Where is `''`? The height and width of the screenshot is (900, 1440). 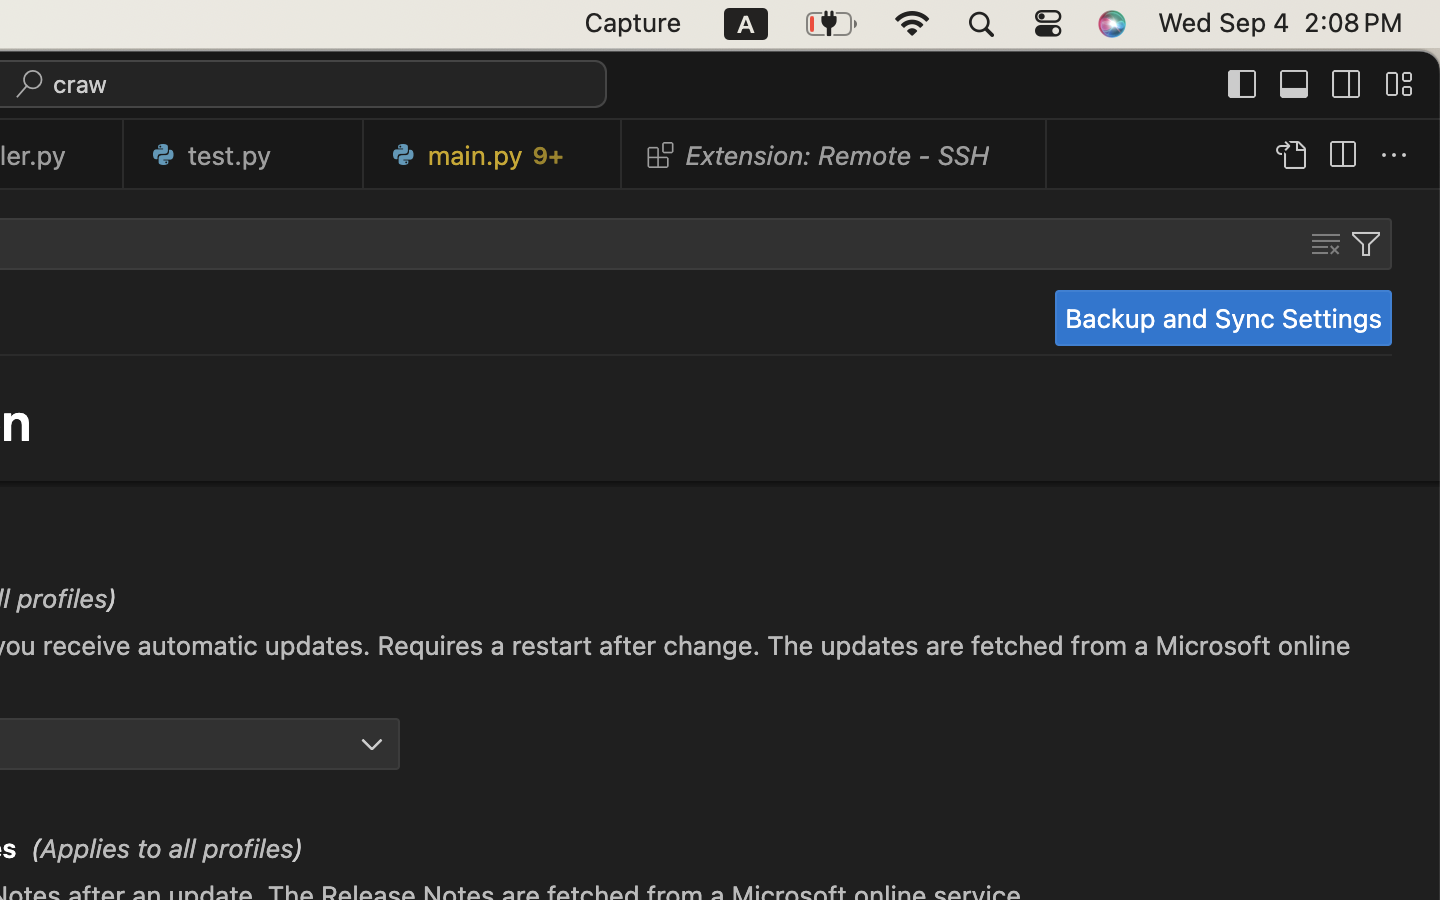
'' is located at coordinates (1324, 242).